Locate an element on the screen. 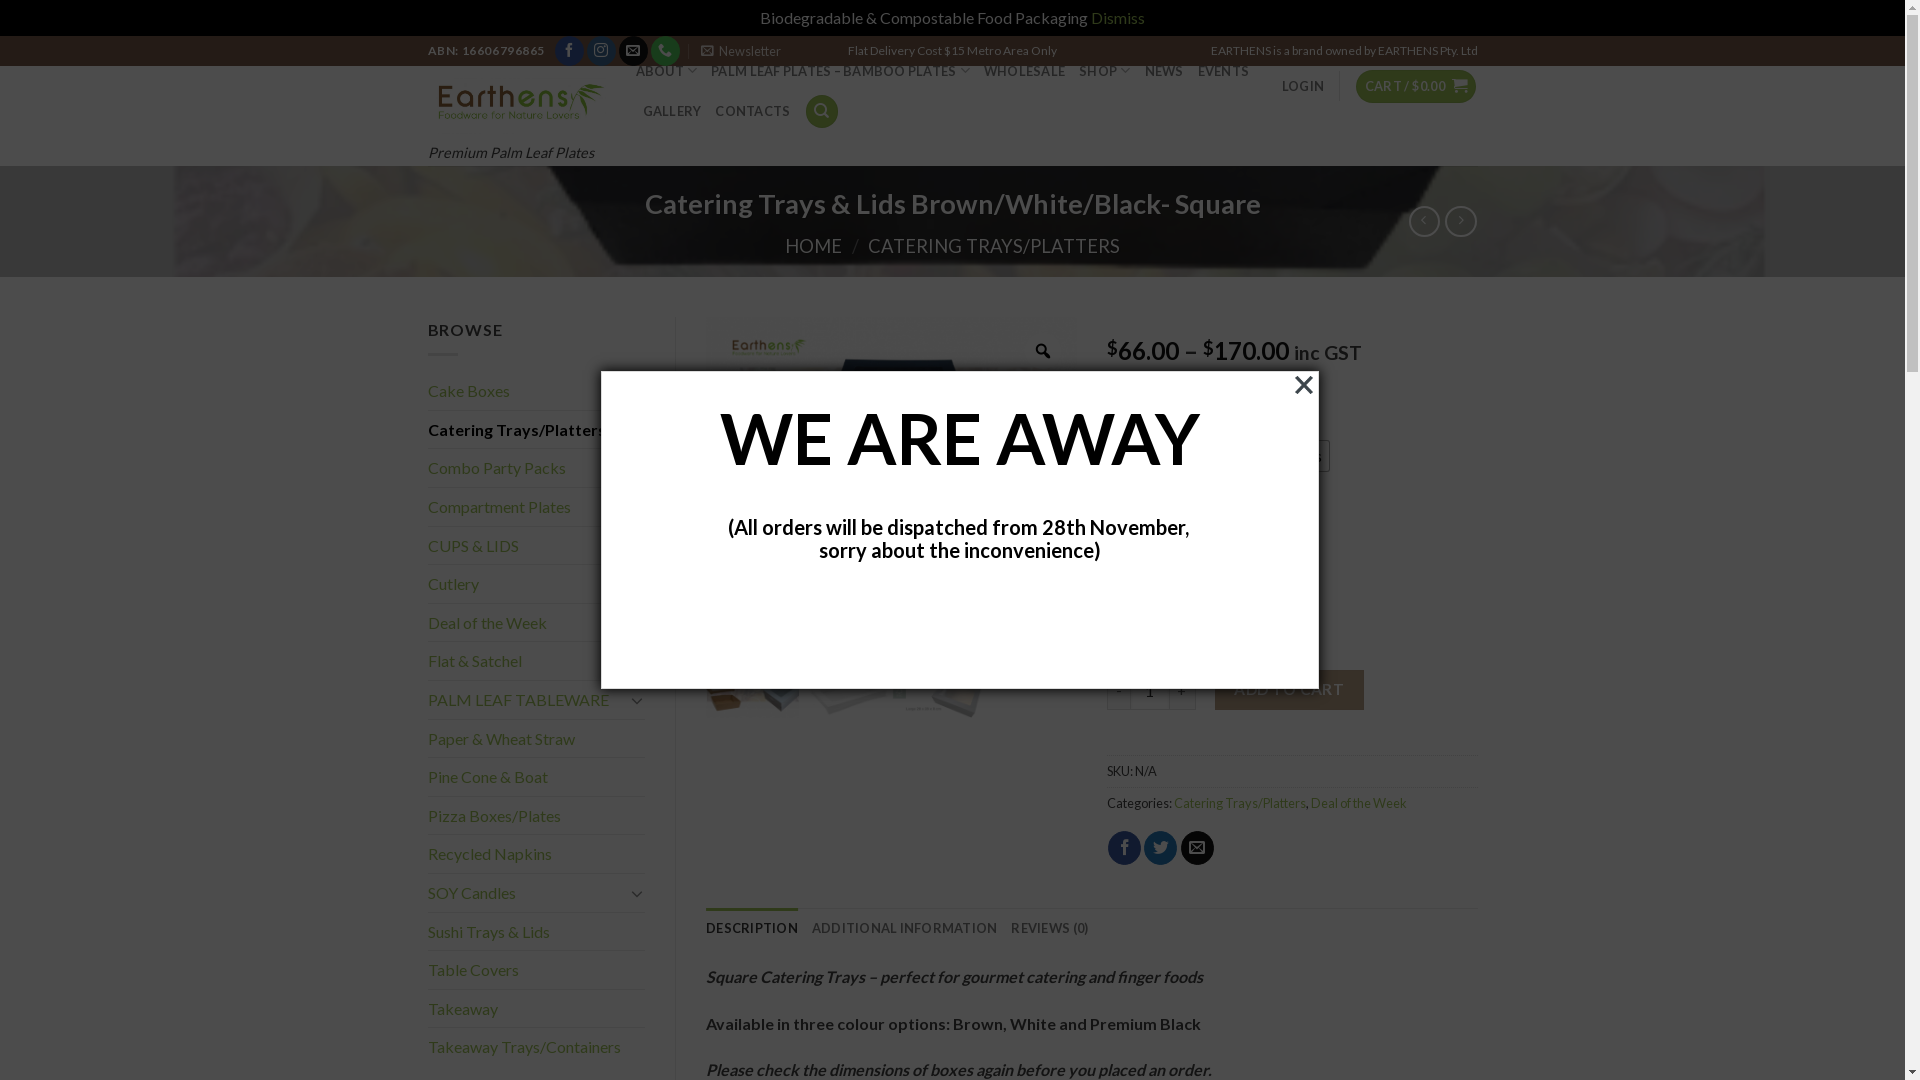  'Earthens - Premium Palm Leaf Plates' is located at coordinates (517, 100).